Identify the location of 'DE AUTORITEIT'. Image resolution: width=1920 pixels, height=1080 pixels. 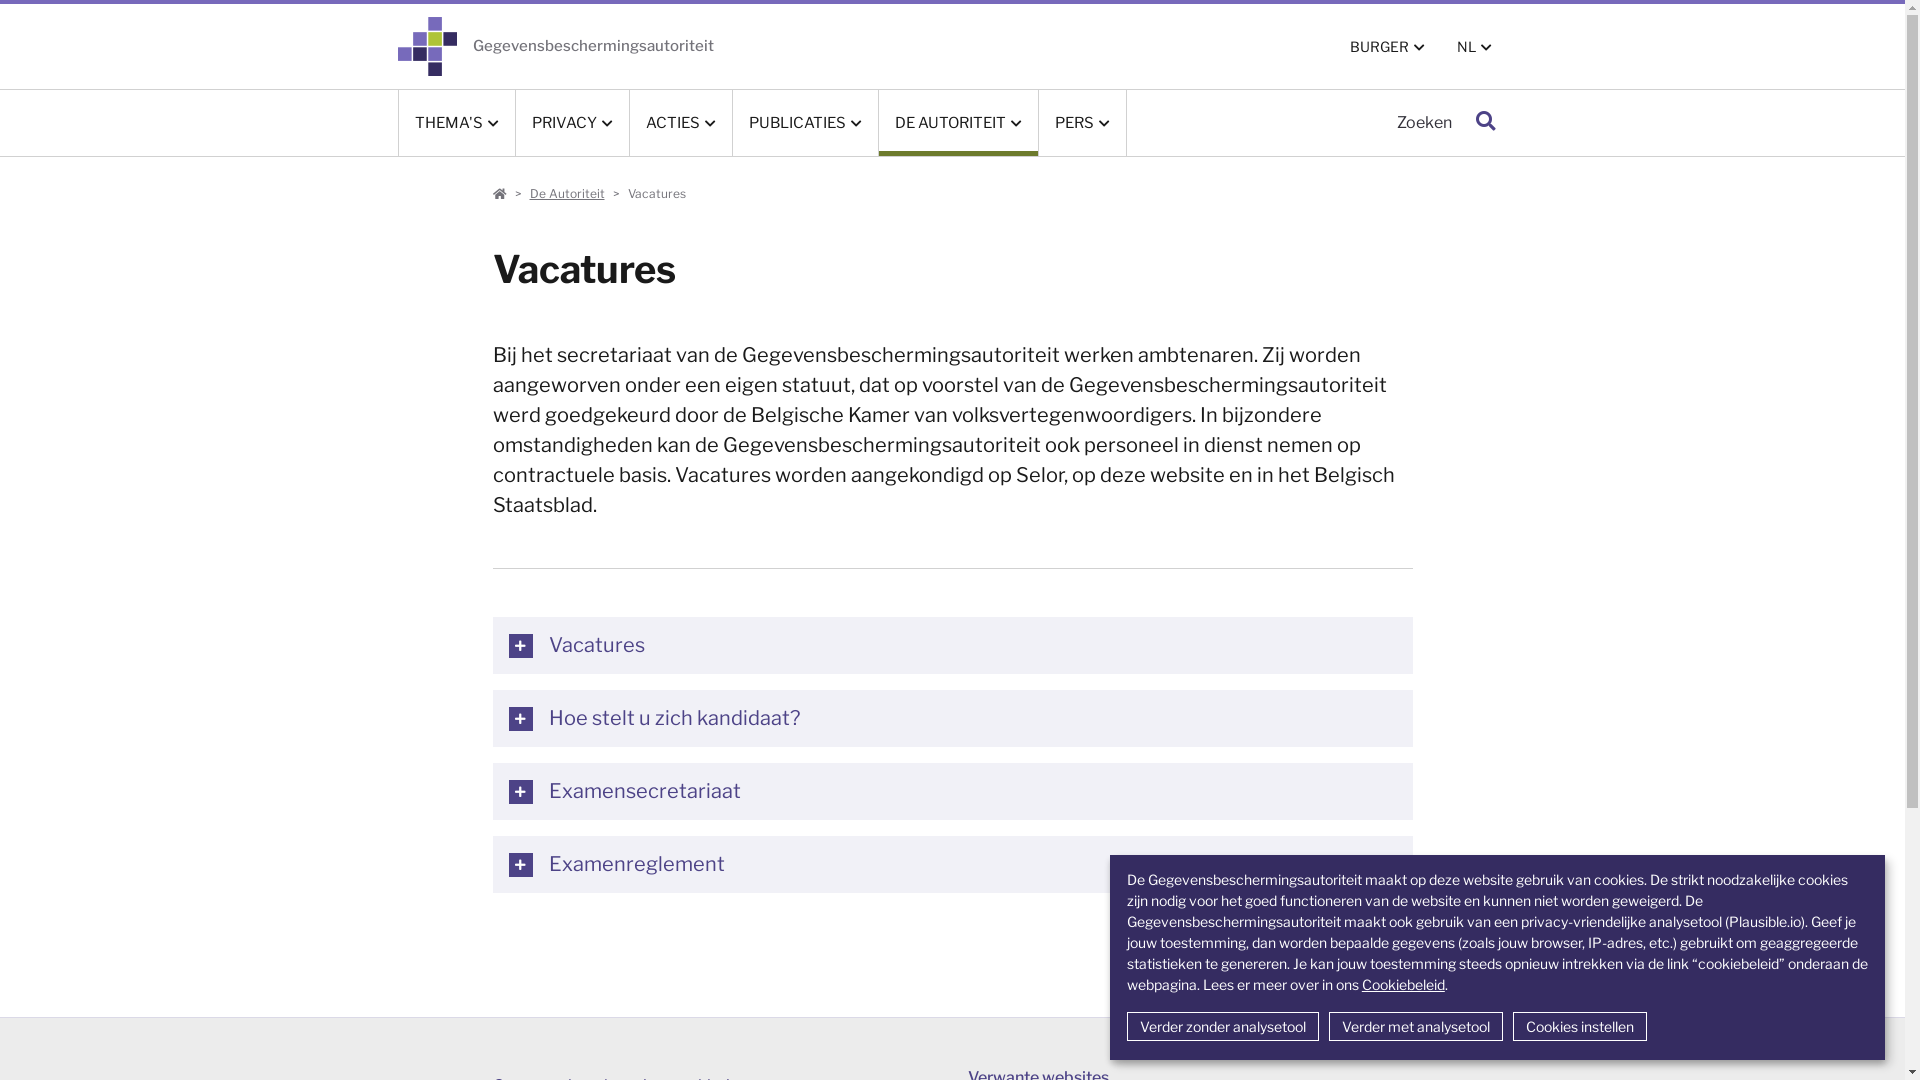
(956, 123).